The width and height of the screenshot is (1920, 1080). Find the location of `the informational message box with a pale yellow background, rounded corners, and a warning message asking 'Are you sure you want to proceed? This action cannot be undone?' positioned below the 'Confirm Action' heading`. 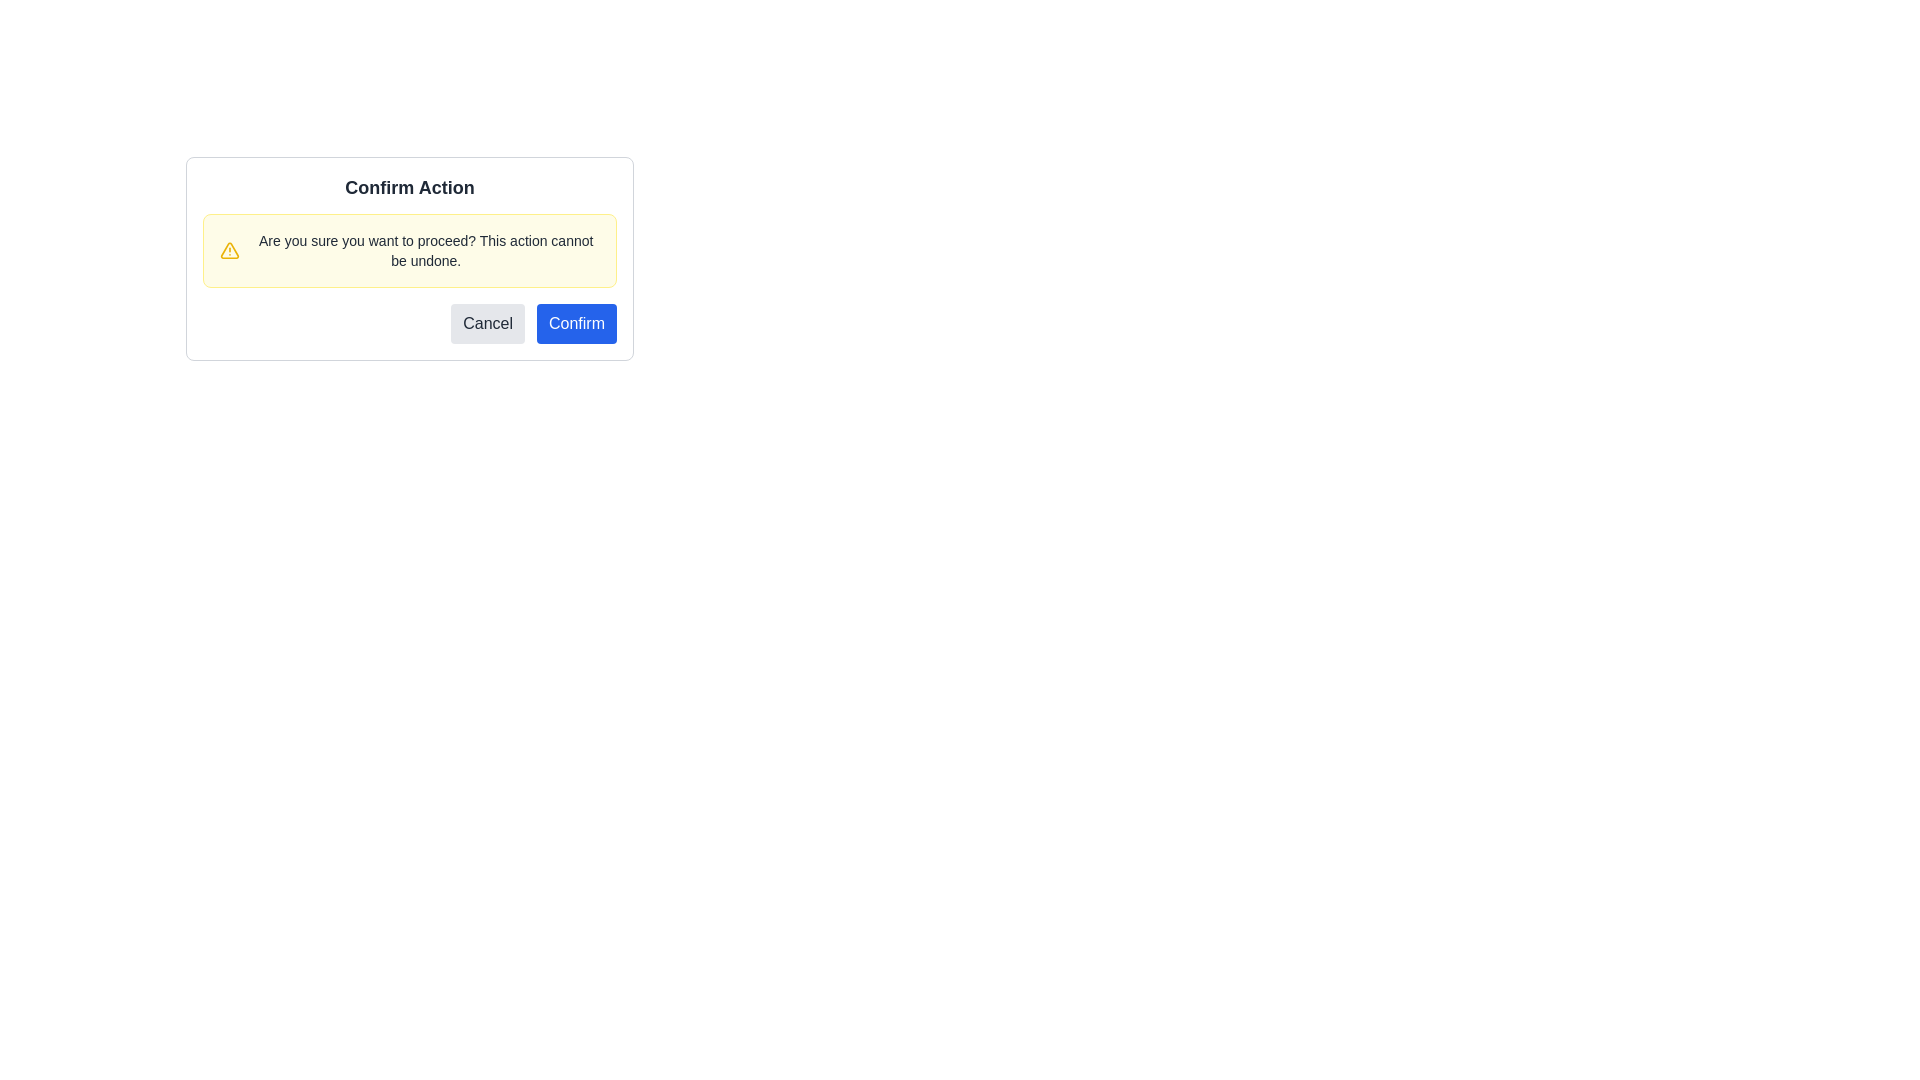

the informational message box with a pale yellow background, rounded corners, and a warning message asking 'Are you sure you want to proceed? This action cannot be undone?' positioned below the 'Confirm Action' heading is located at coordinates (408, 249).